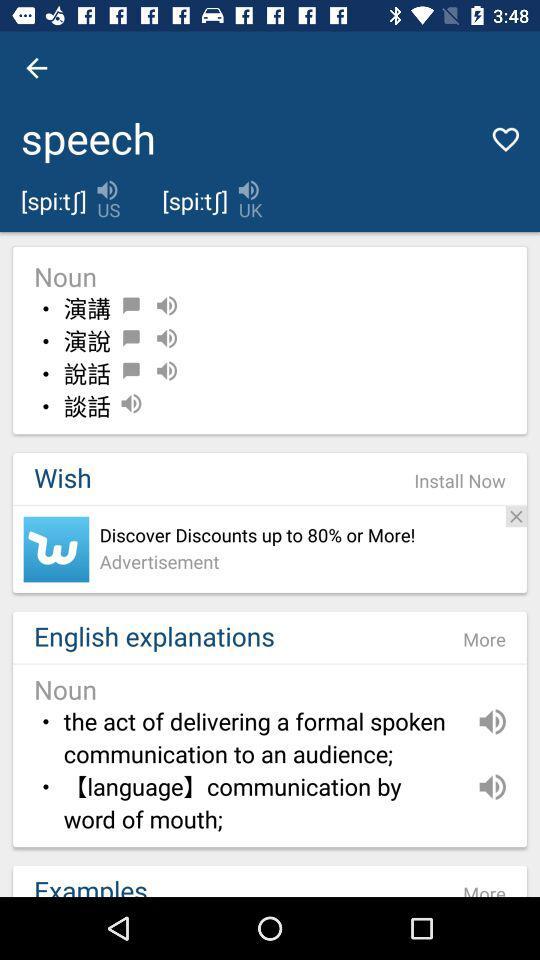 The width and height of the screenshot is (540, 960). I want to click on the third message icon from the top, so click(131, 370).